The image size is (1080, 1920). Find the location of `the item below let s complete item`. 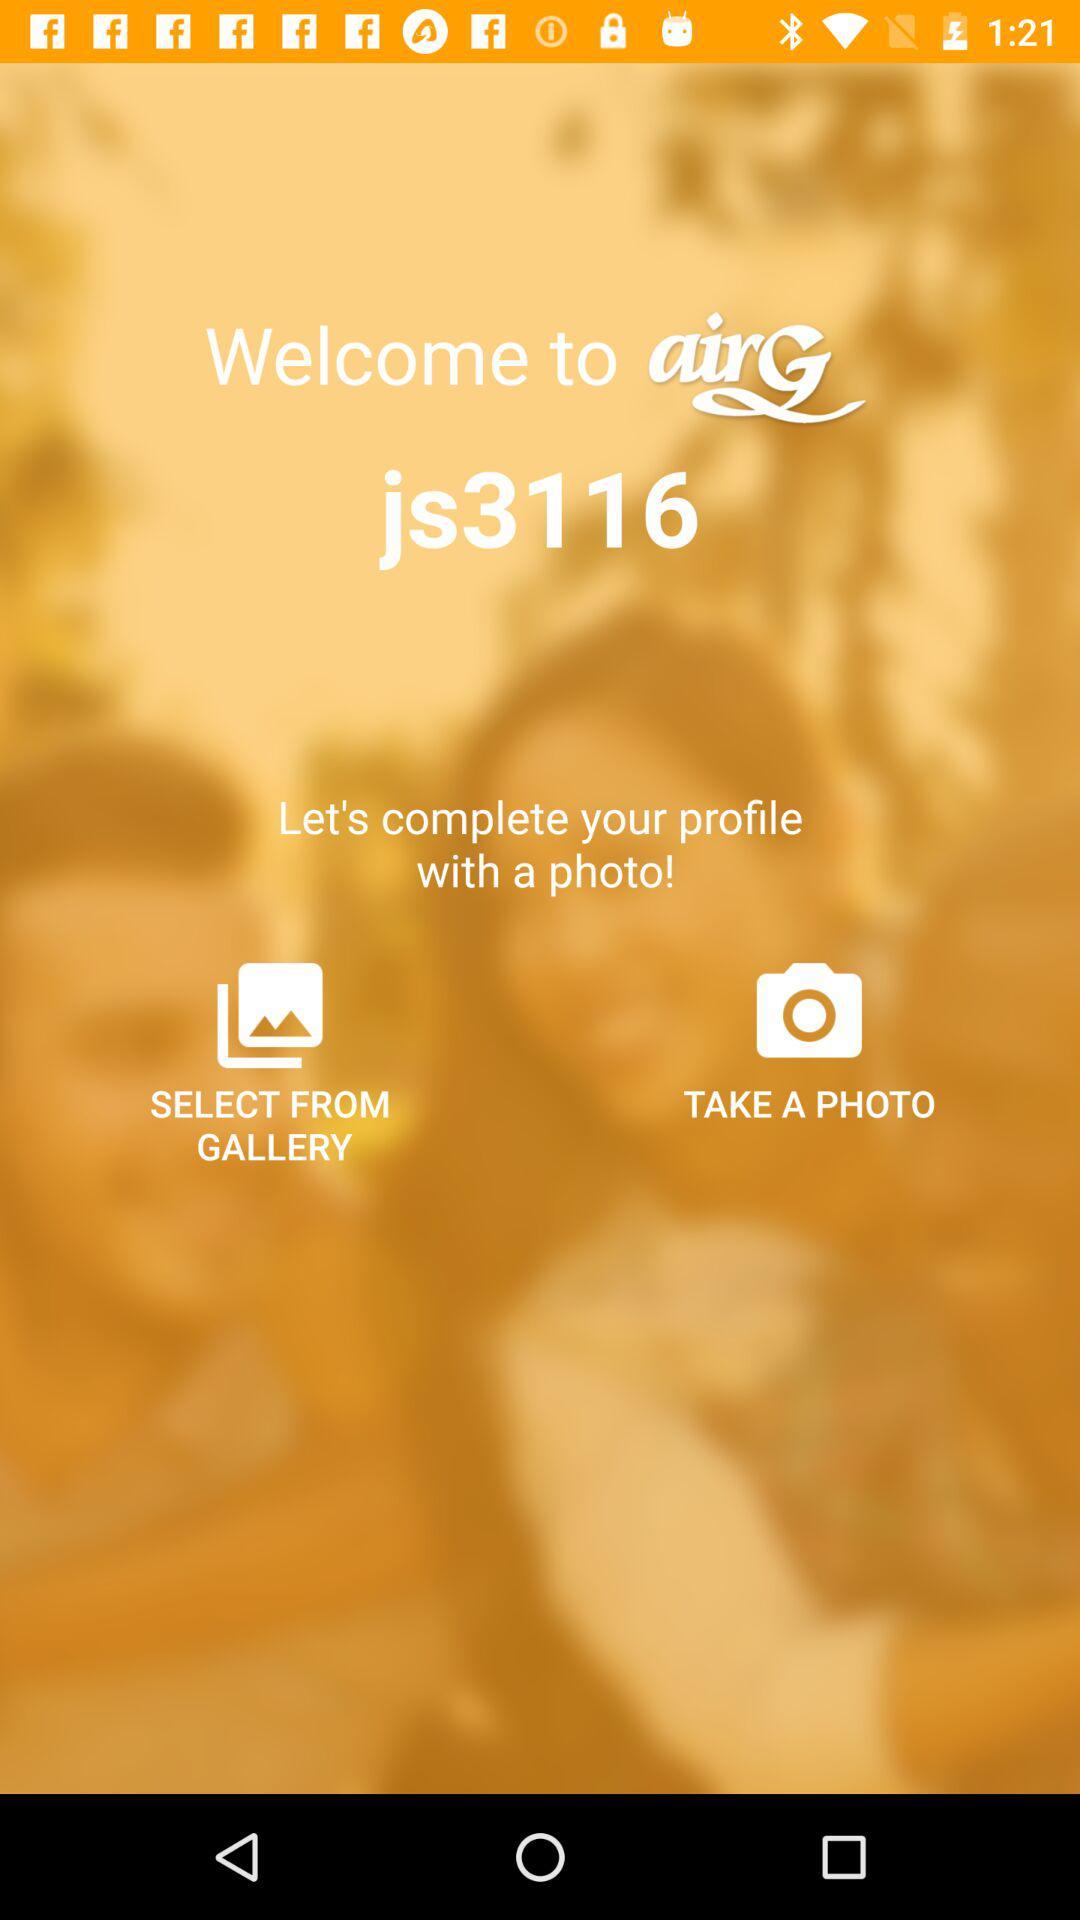

the item below let s complete item is located at coordinates (270, 1060).